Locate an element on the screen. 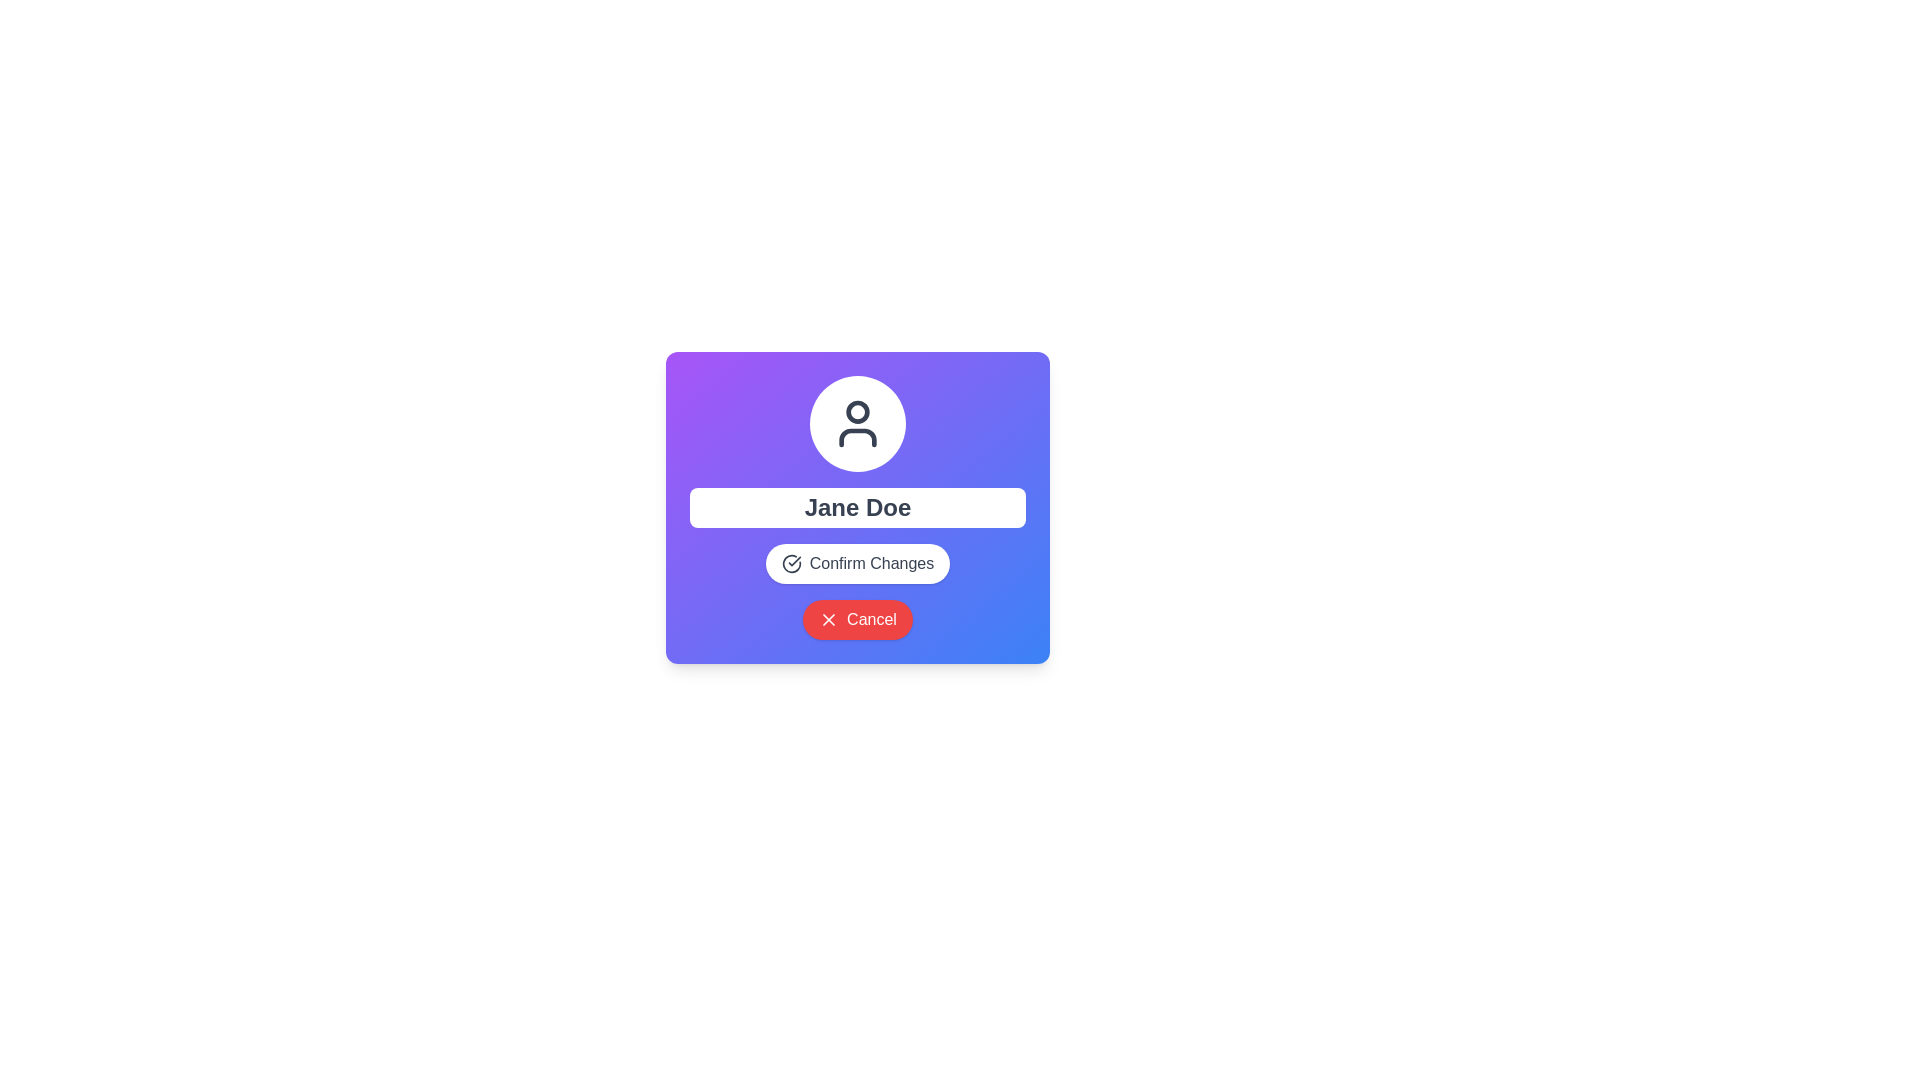  the small red circular icon resembling a cross located to the left of the 'Cancel' button is located at coordinates (829, 619).